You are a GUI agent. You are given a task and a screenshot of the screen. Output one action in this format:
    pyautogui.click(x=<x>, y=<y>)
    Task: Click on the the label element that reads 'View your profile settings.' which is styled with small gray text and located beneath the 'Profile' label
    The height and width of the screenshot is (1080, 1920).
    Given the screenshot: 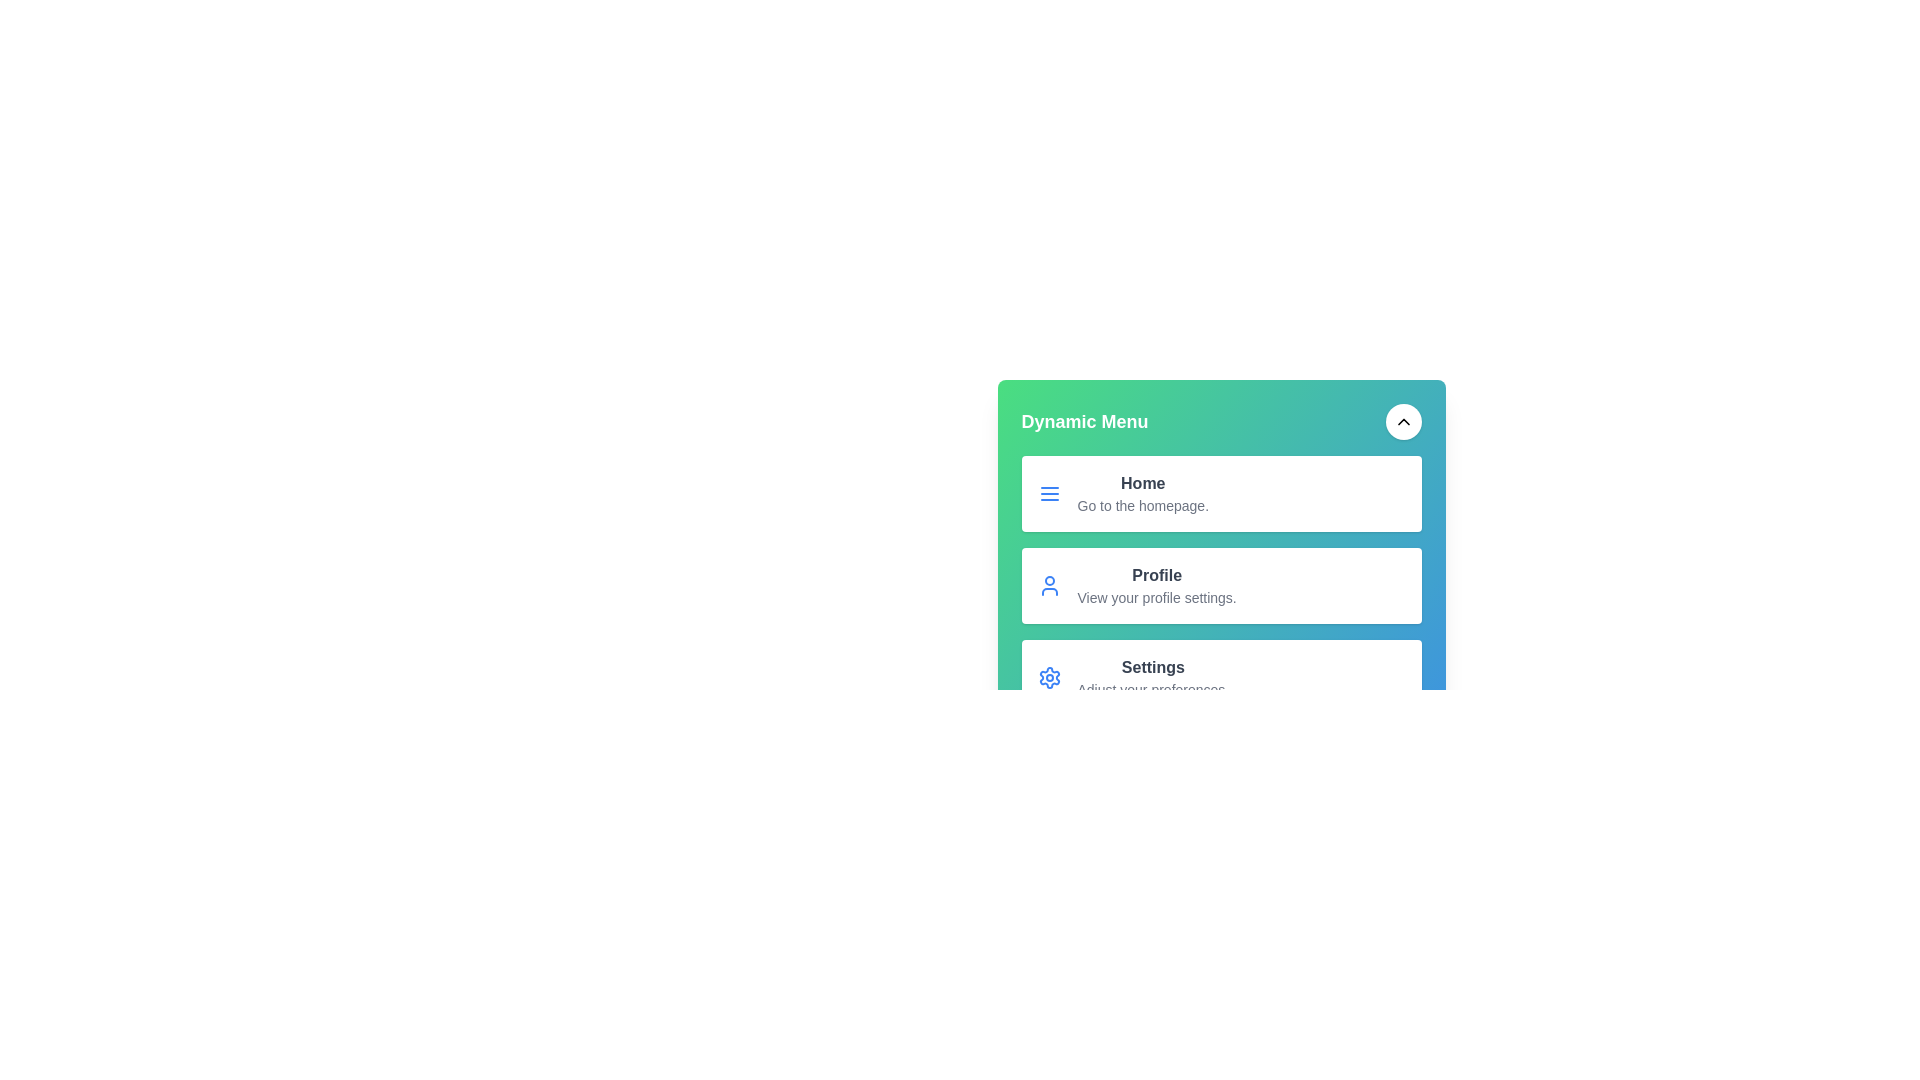 What is the action you would take?
    pyautogui.click(x=1157, y=596)
    